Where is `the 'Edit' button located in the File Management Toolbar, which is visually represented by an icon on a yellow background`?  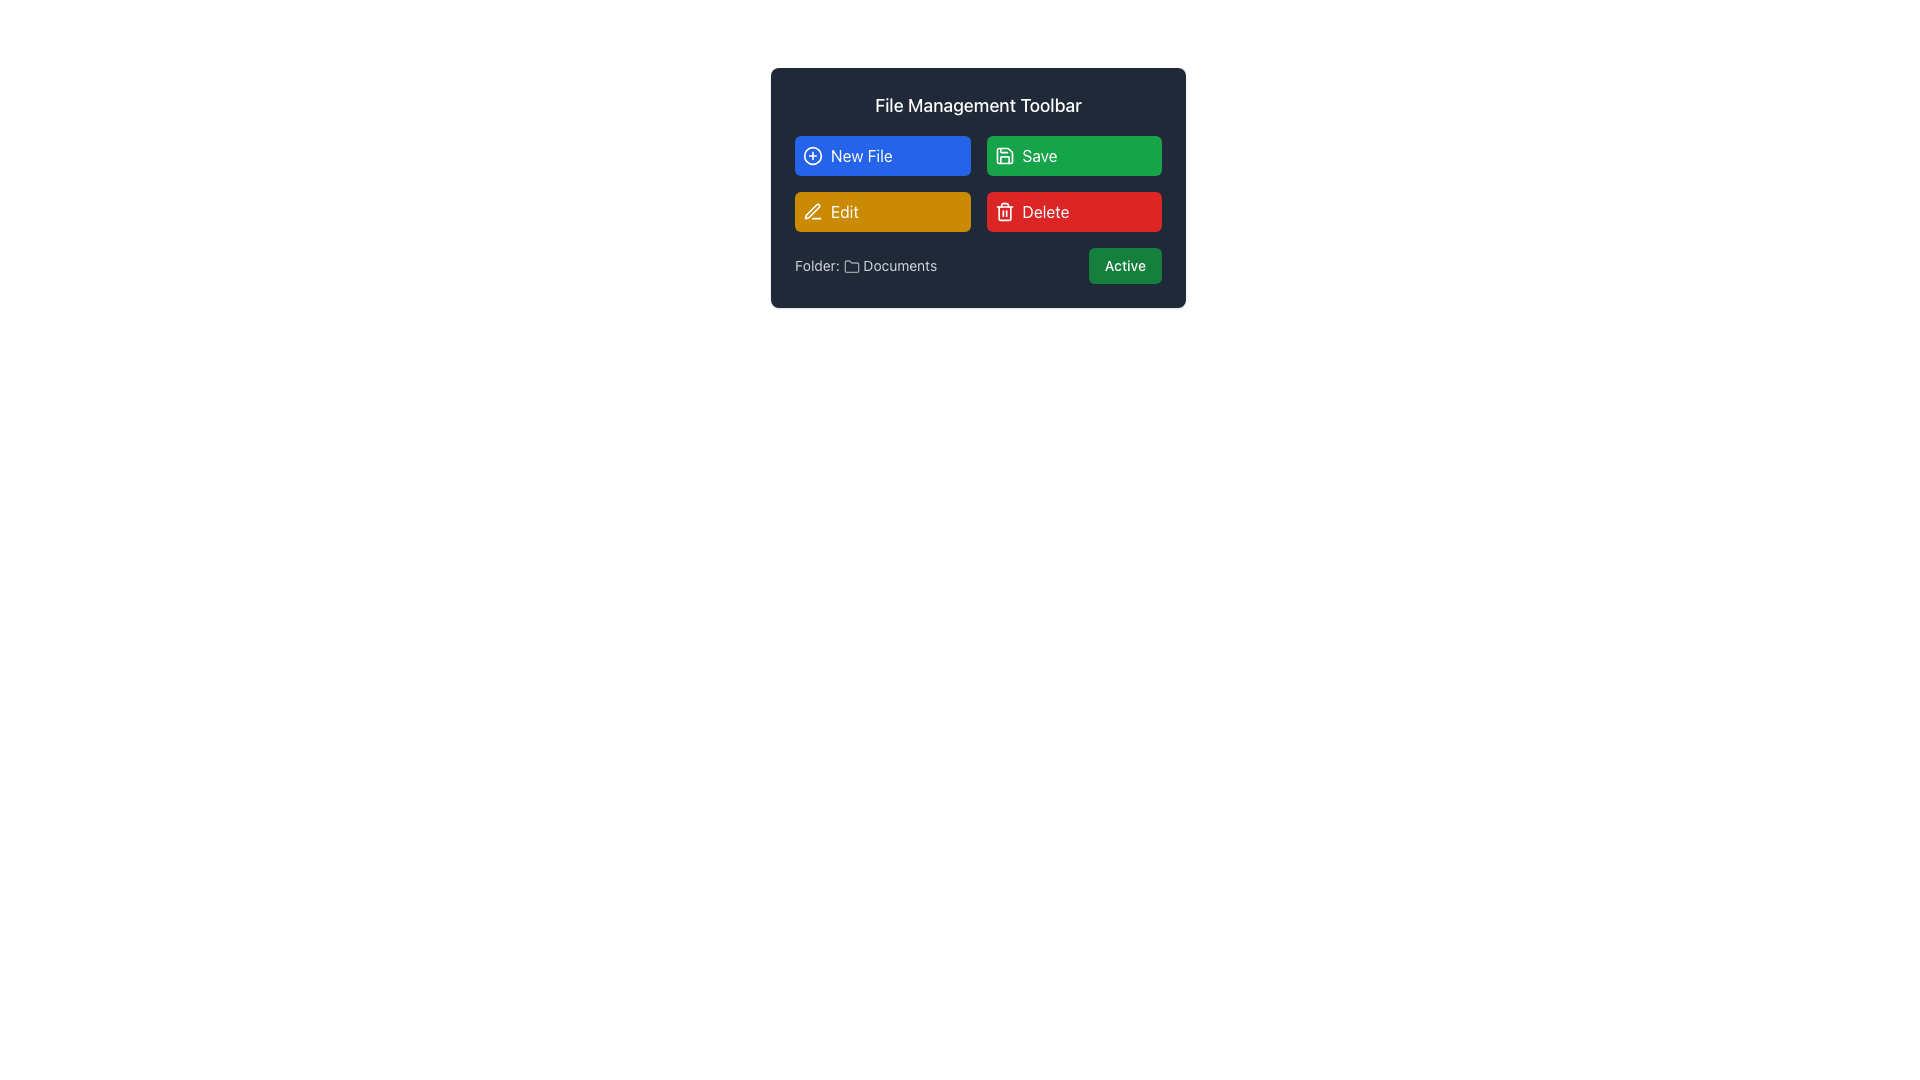
the 'Edit' button located in the File Management Toolbar, which is visually represented by an icon on a yellow background is located at coordinates (812, 212).